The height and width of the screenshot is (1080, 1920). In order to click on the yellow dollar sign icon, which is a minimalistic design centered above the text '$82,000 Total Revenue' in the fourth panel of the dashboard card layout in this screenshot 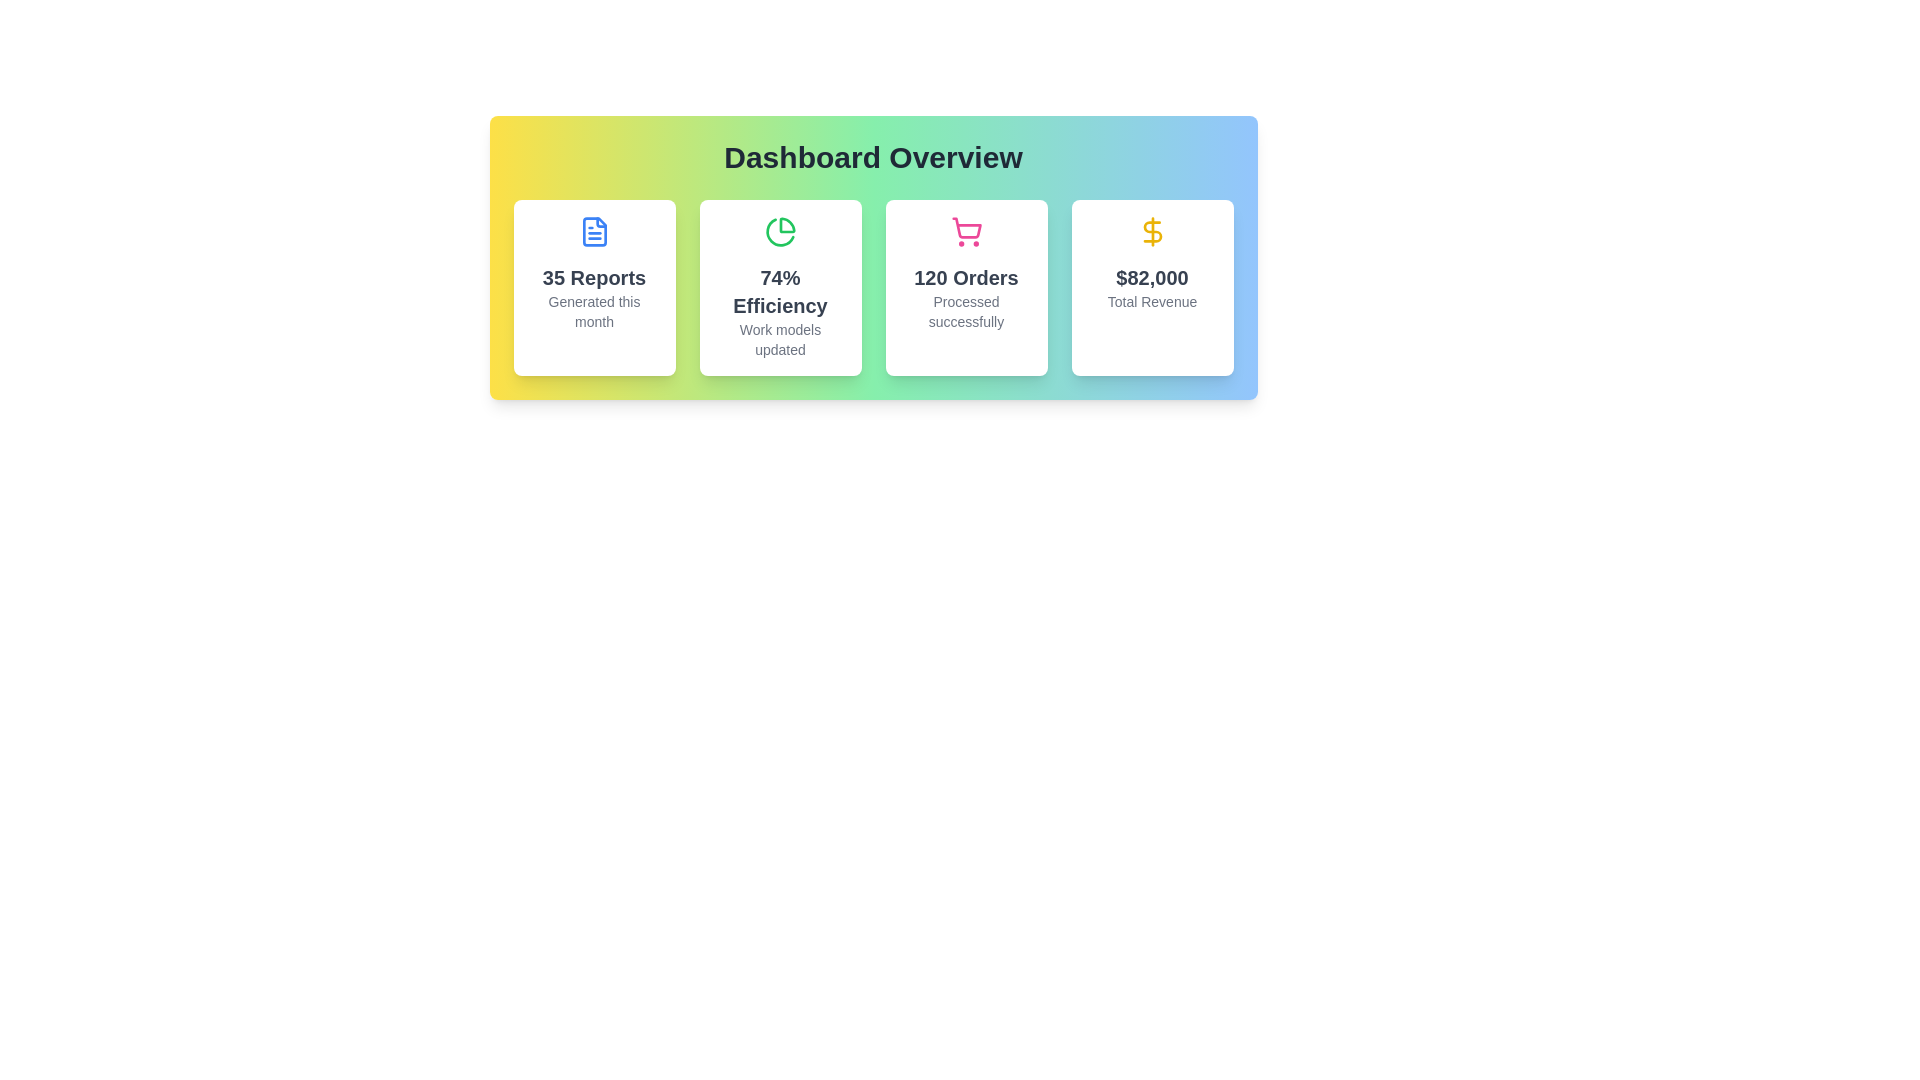, I will do `click(1152, 230)`.